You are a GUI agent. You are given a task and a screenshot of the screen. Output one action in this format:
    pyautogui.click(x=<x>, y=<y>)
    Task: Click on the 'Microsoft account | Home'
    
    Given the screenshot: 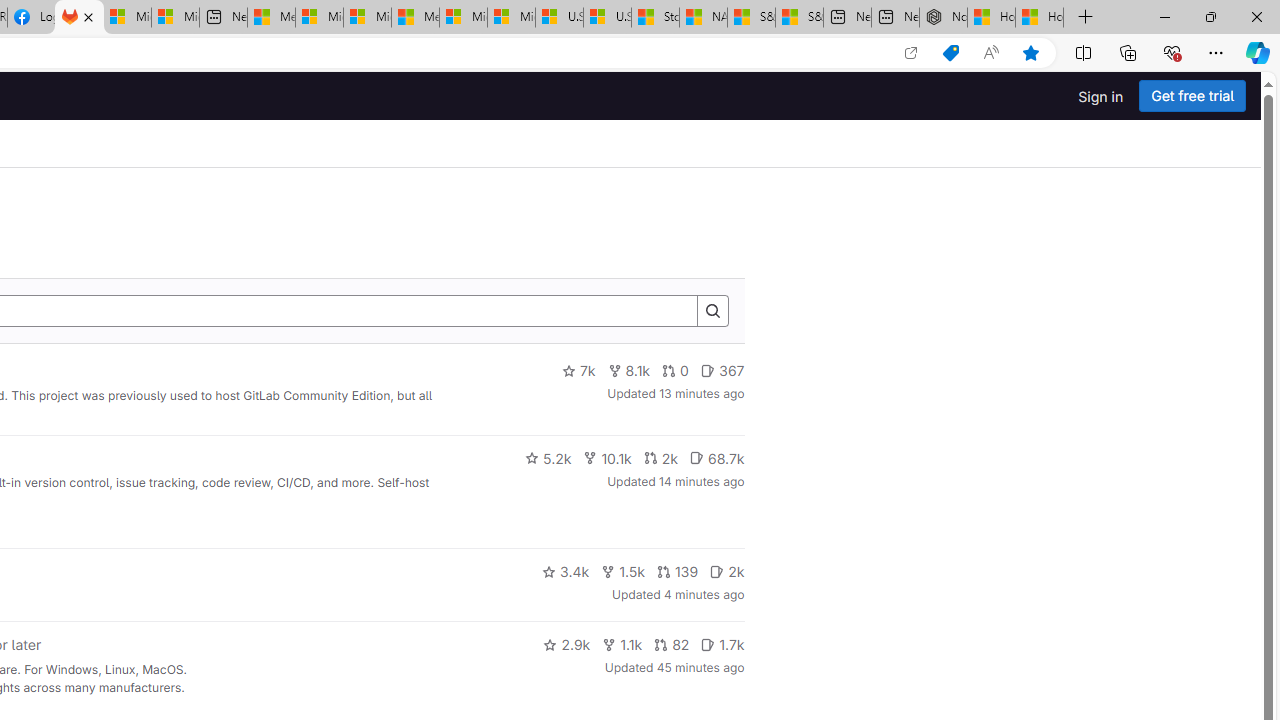 What is the action you would take?
    pyautogui.click(x=367, y=17)
    